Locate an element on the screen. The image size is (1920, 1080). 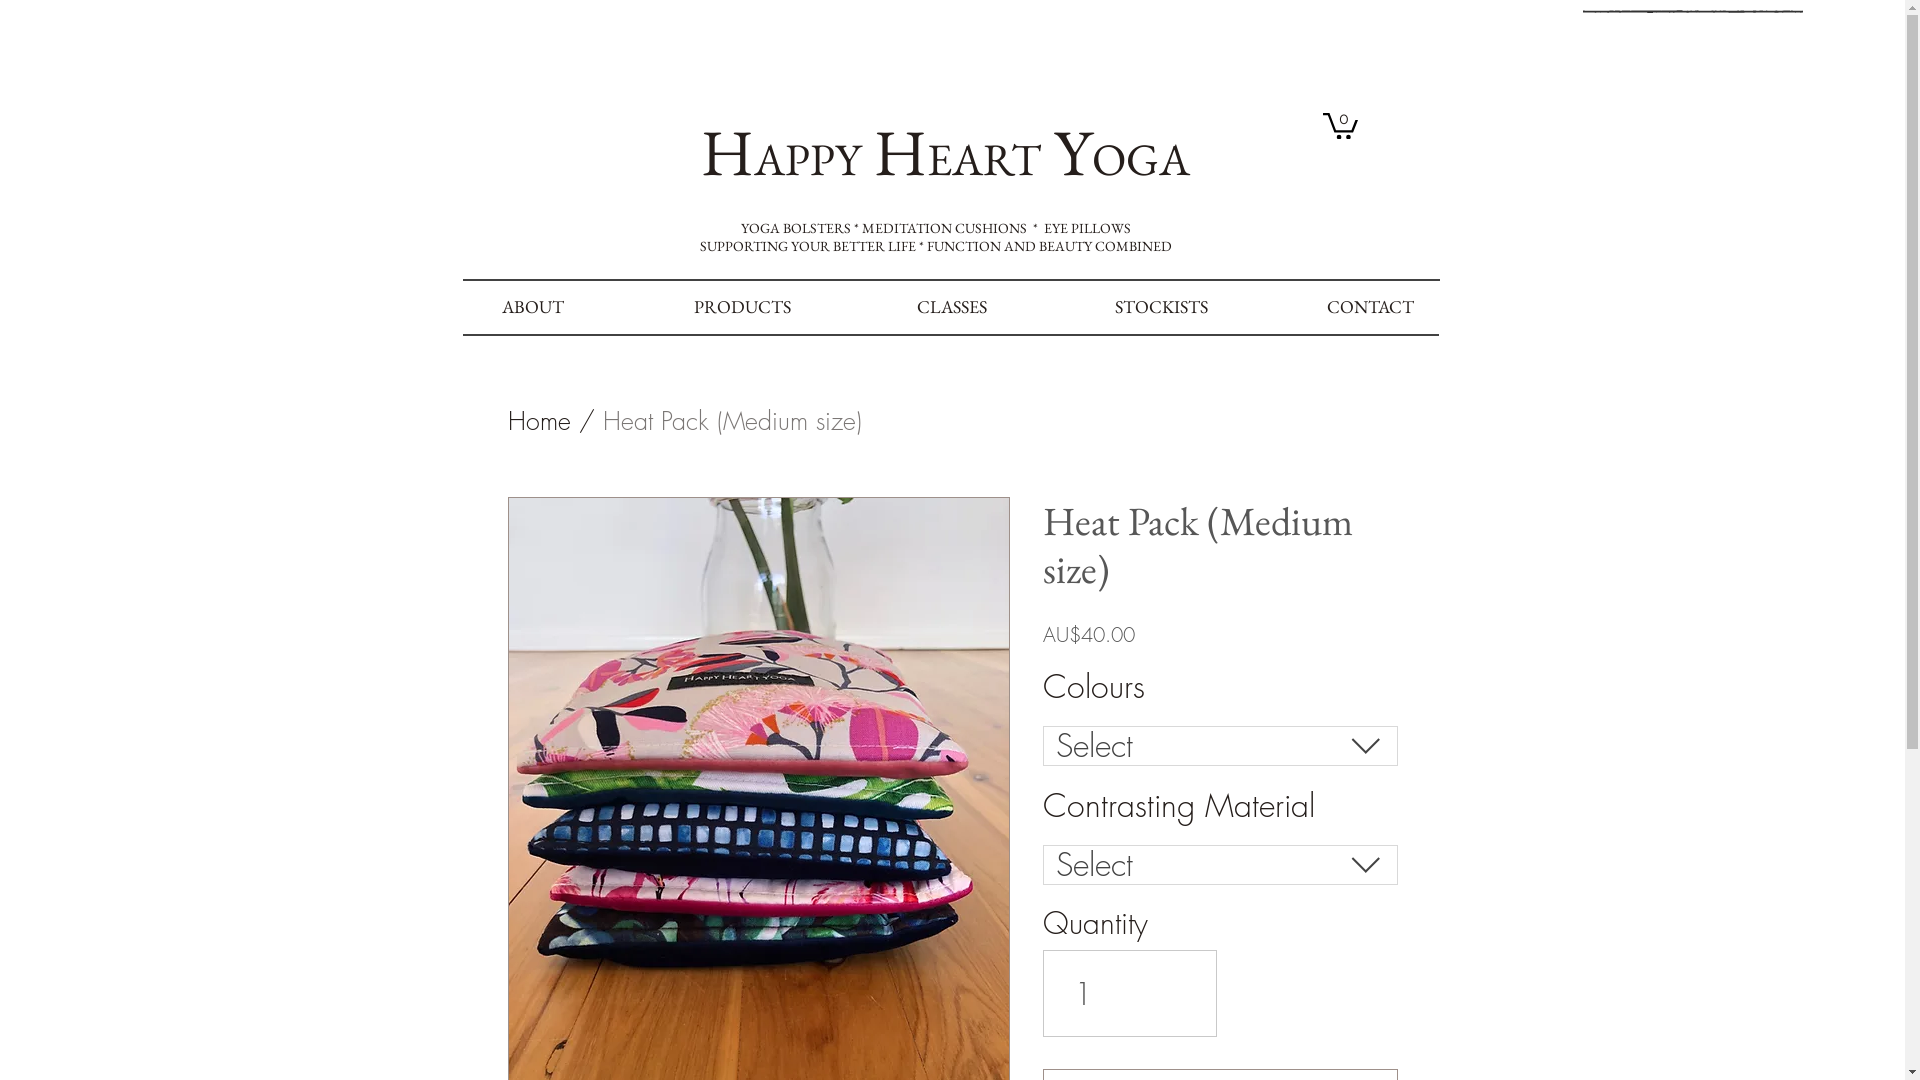
'CONTACT' is located at coordinates (1369, 307).